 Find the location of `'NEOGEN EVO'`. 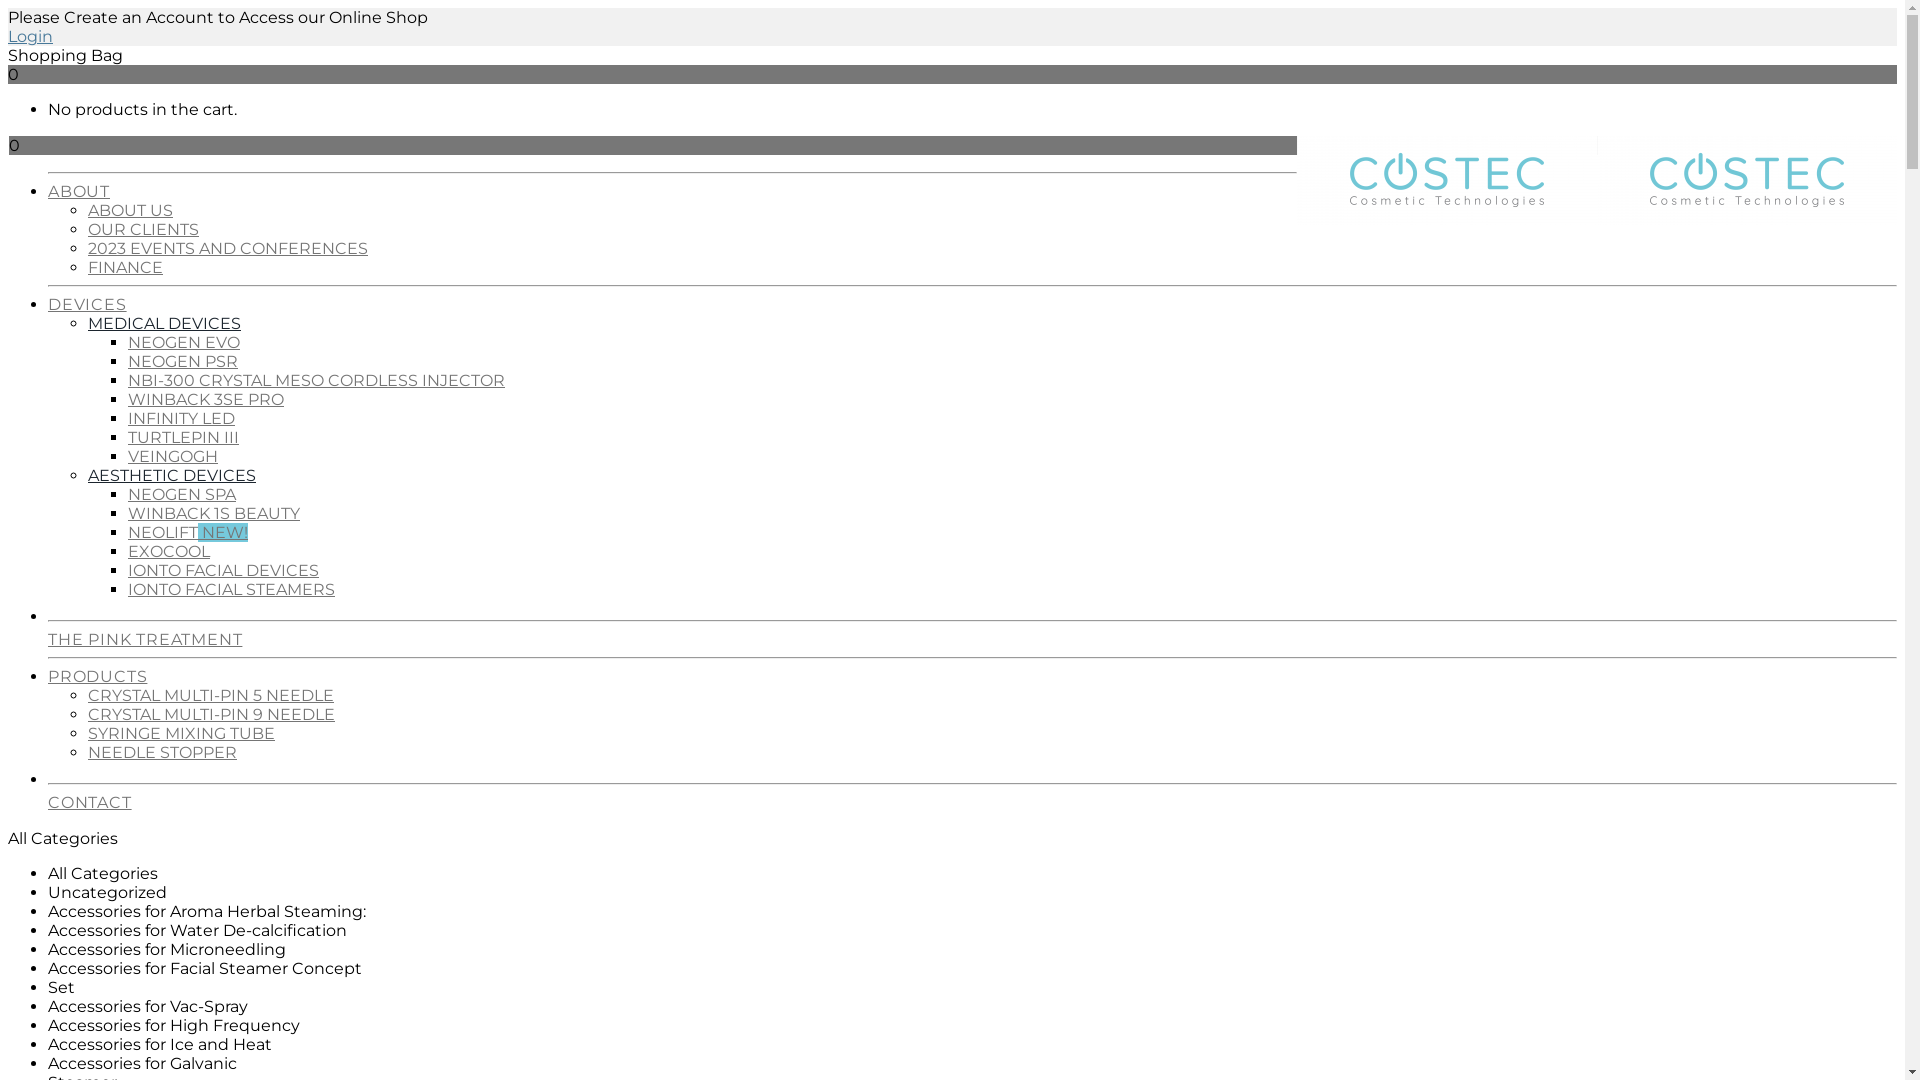

'NEOGEN EVO' is located at coordinates (127, 341).